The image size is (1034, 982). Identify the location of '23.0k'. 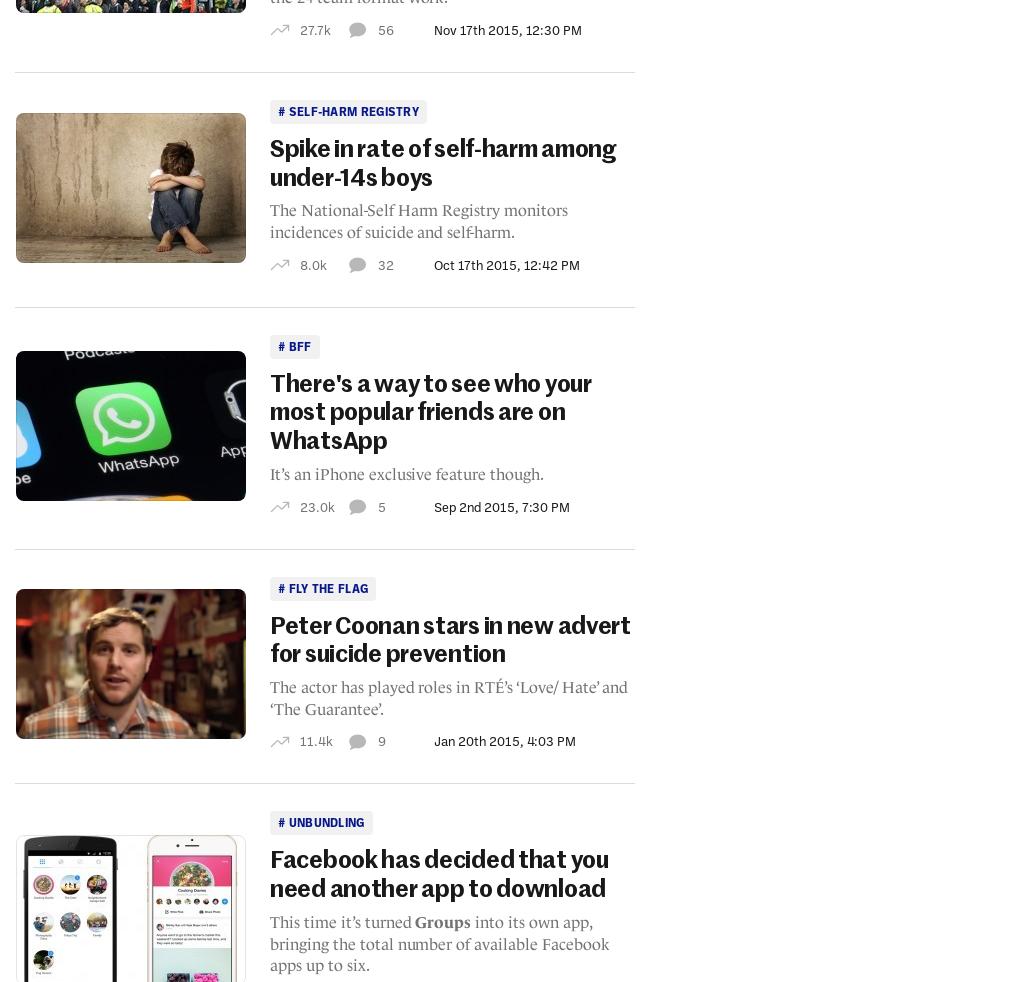
(316, 505).